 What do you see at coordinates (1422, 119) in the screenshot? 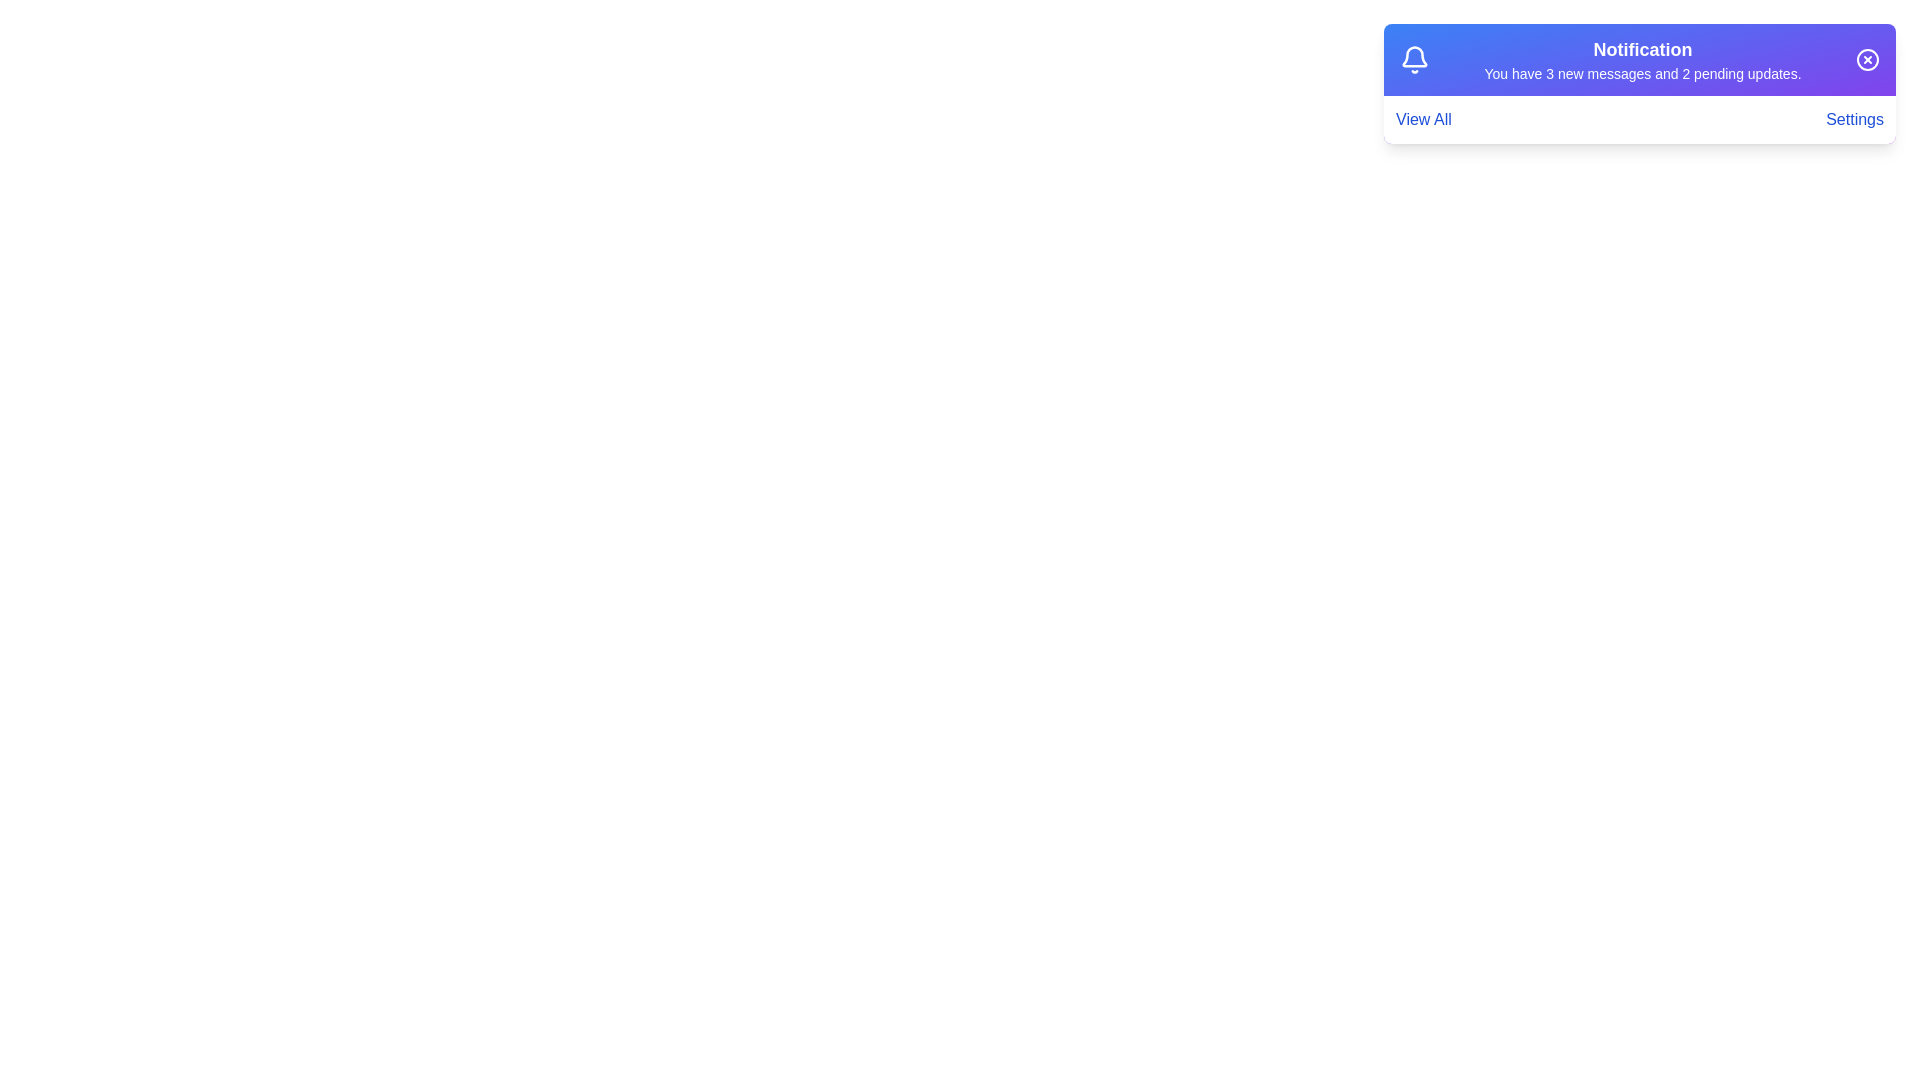
I see `the interactive element View All to observe its hover effect` at bounding box center [1422, 119].